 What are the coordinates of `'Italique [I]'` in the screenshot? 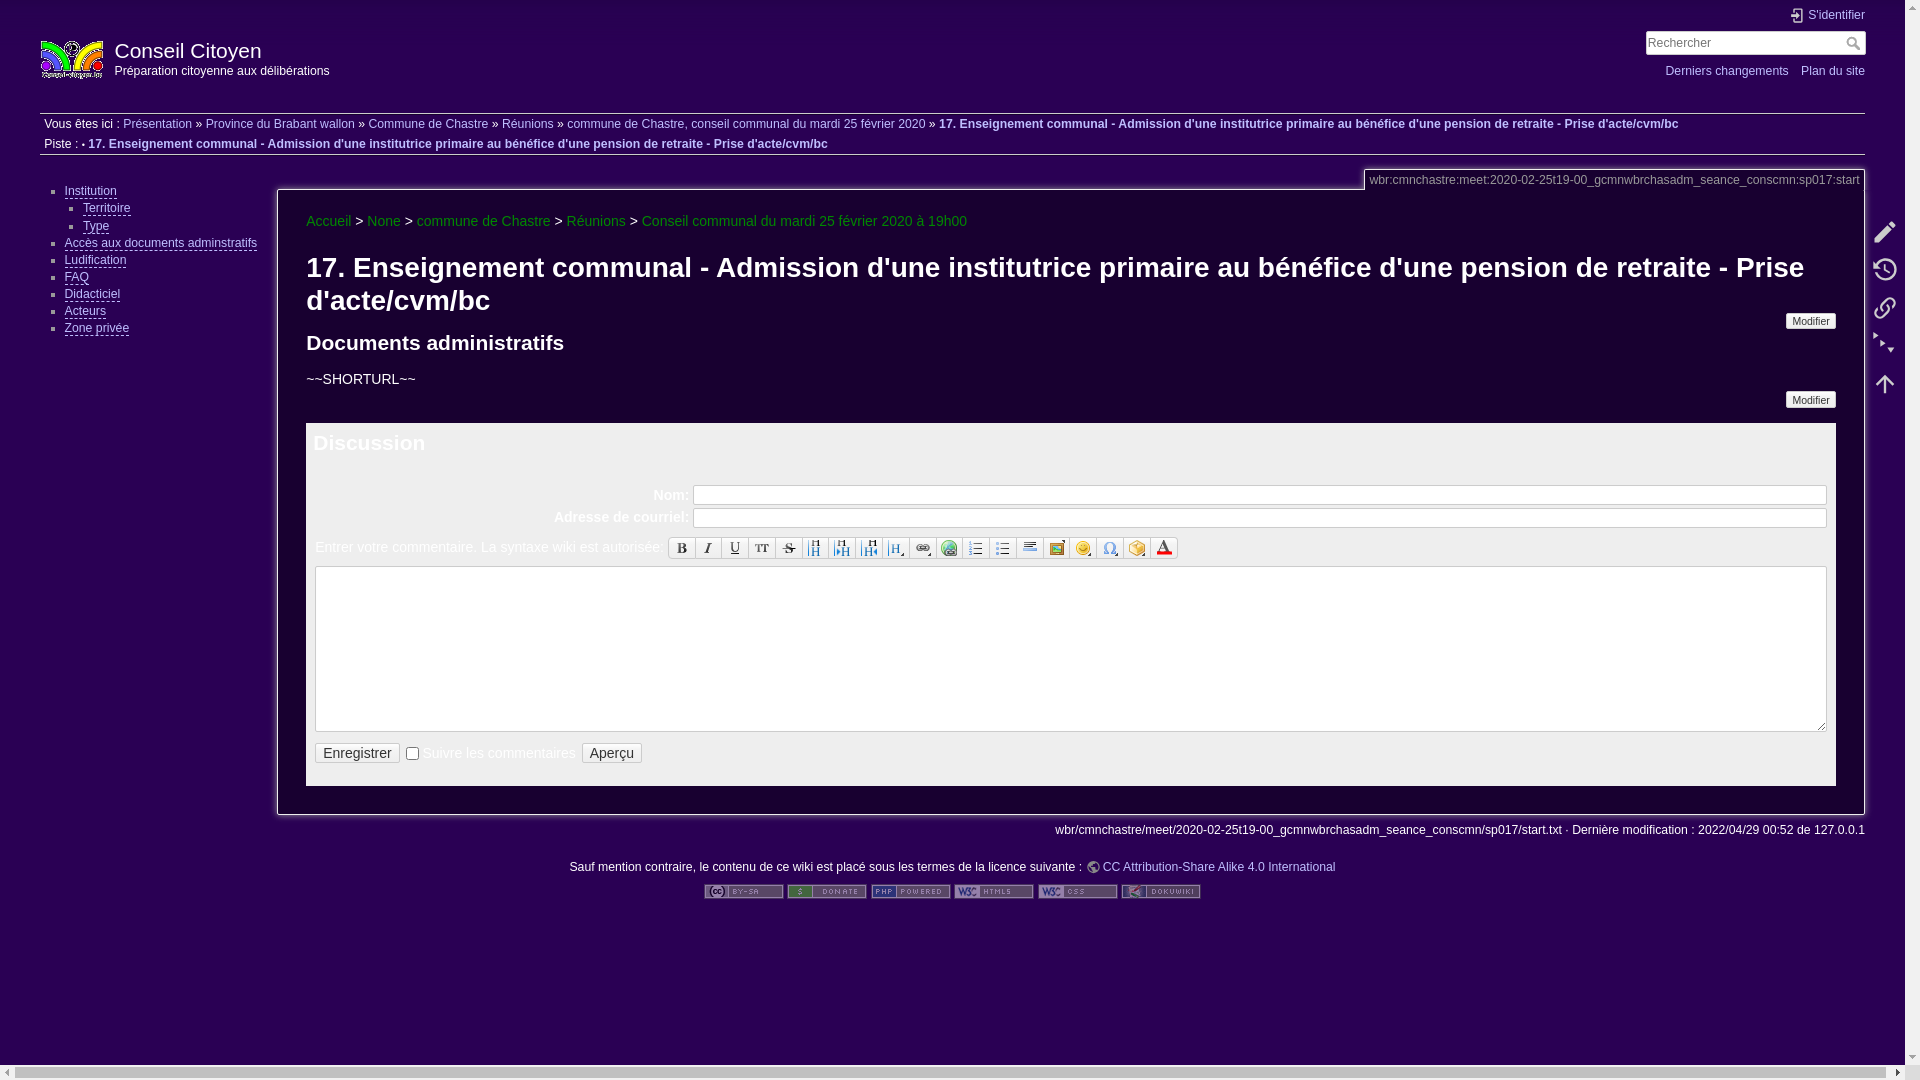 It's located at (696, 547).